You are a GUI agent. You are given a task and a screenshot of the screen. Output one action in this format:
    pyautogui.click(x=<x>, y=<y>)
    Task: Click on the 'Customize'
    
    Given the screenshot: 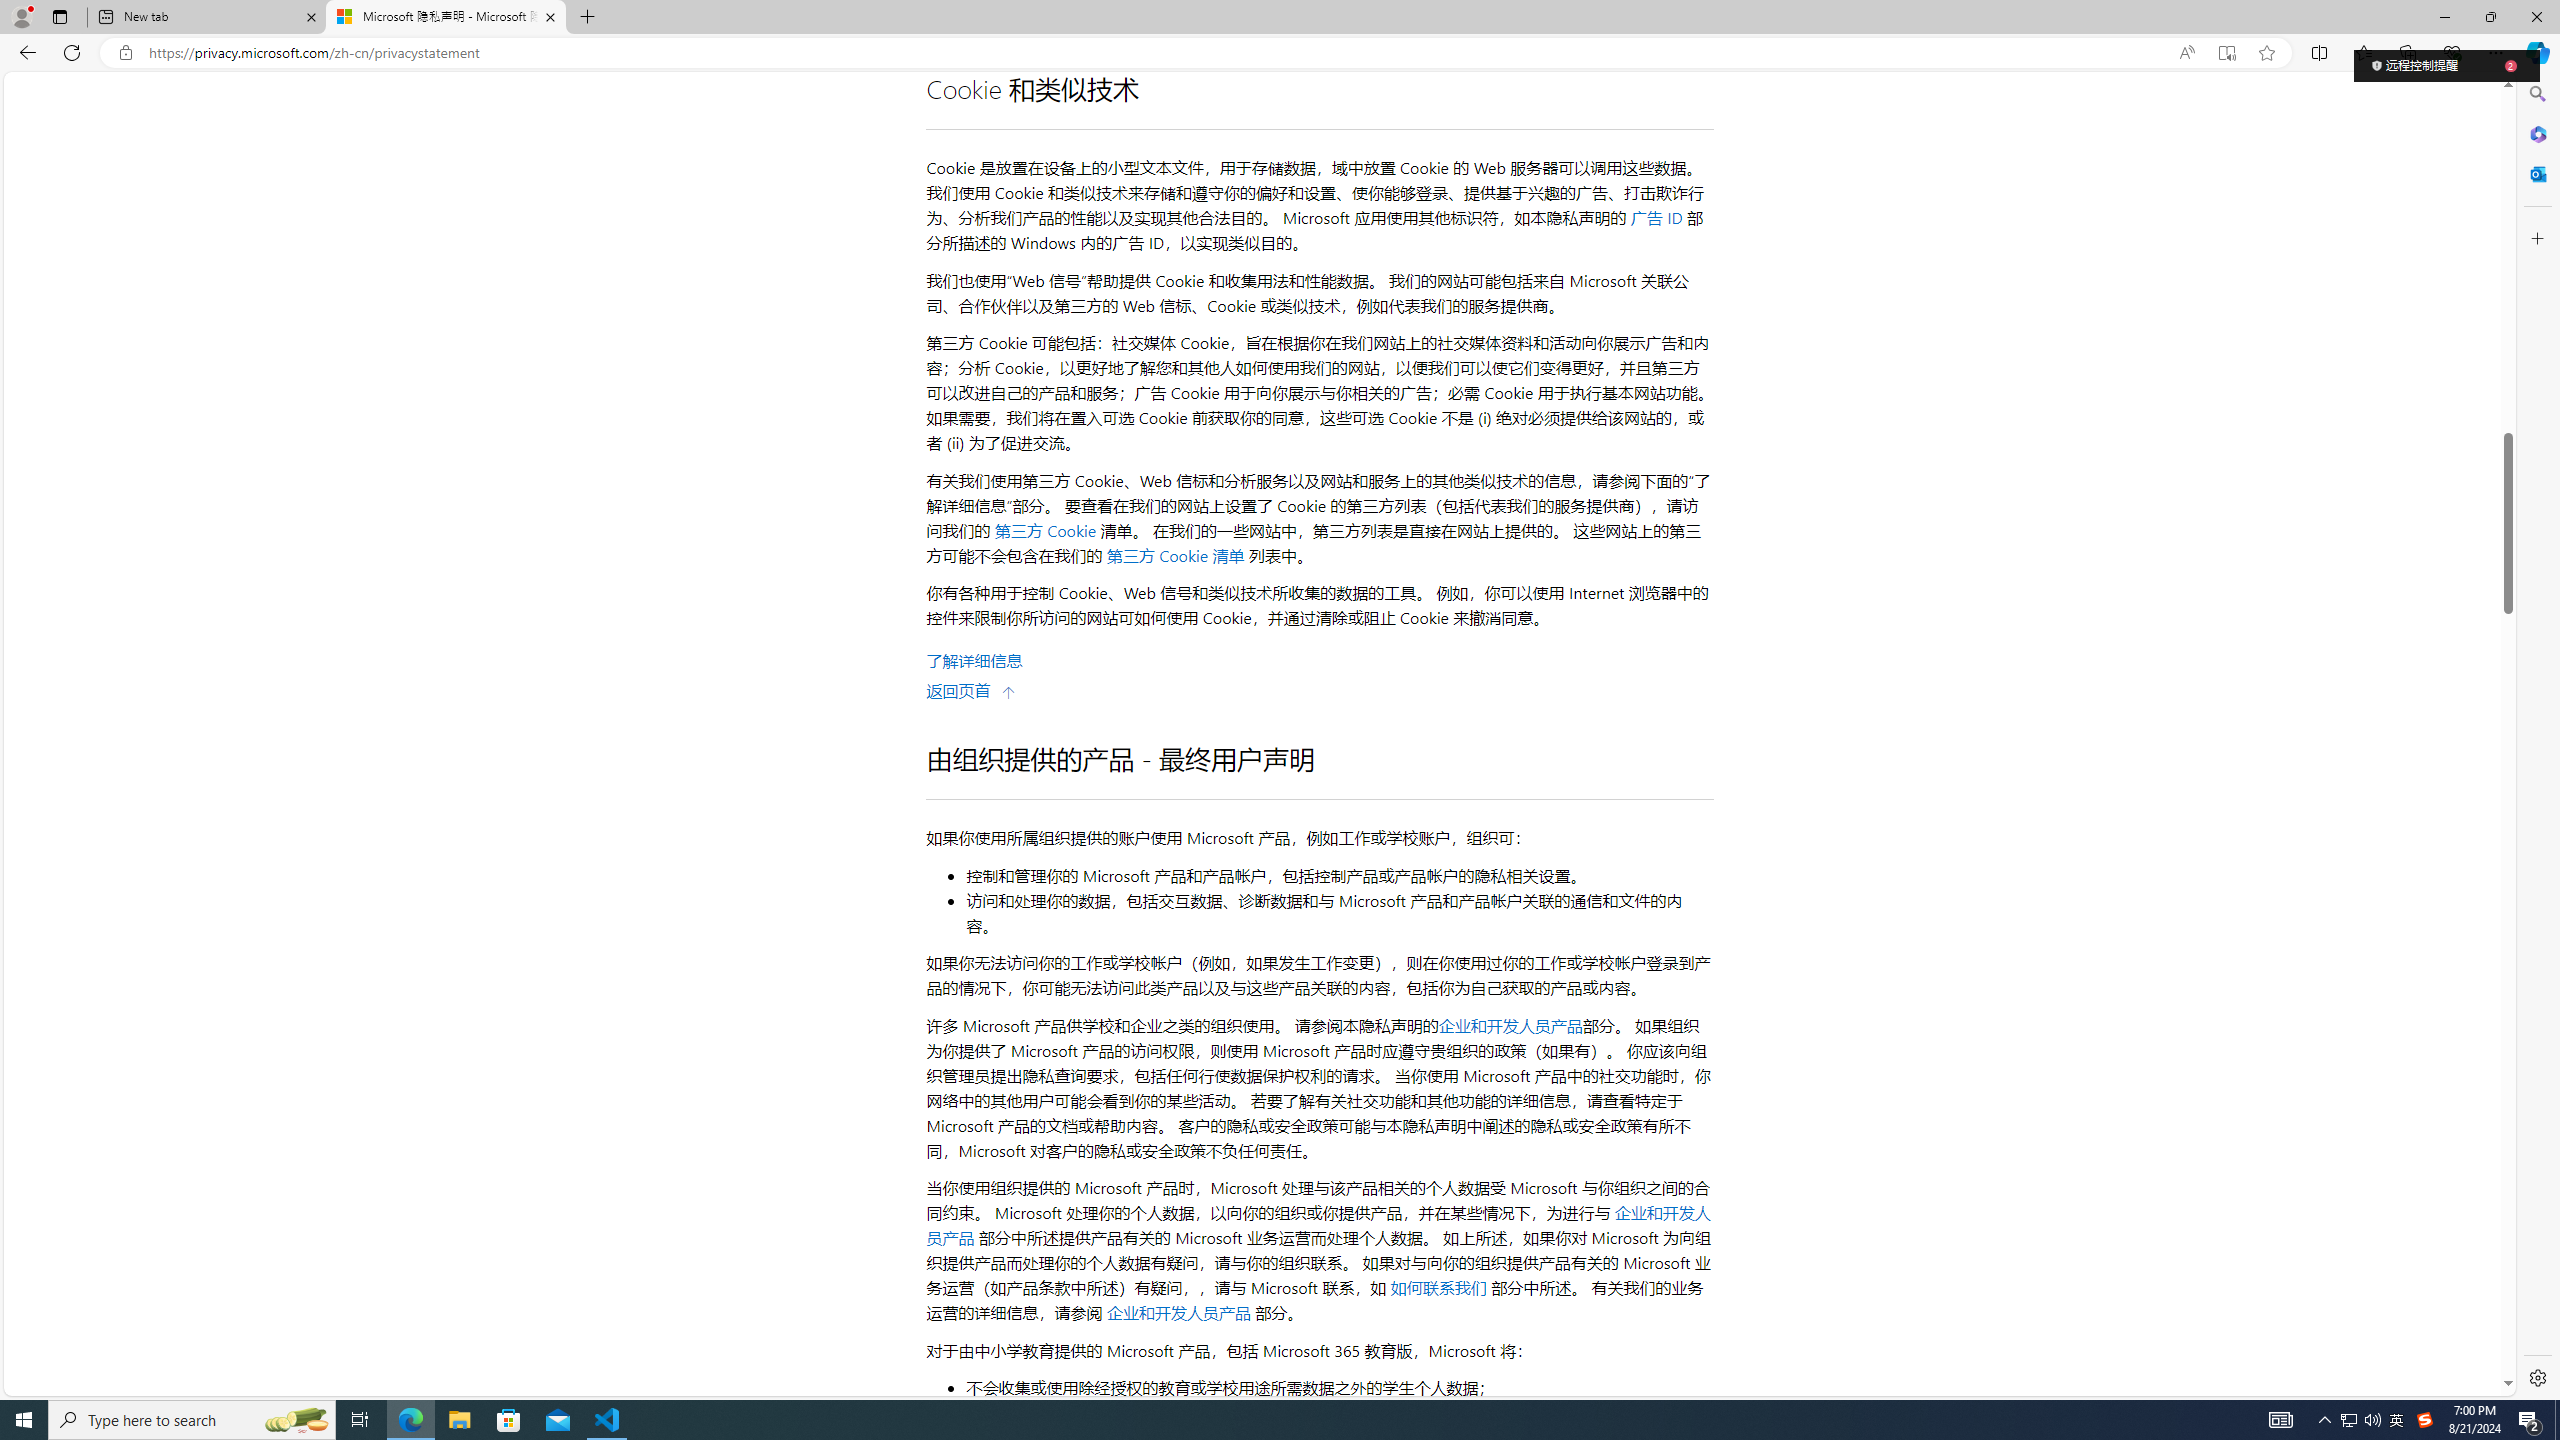 What is the action you would take?
    pyautogui.click(x=2535, y=237)
    